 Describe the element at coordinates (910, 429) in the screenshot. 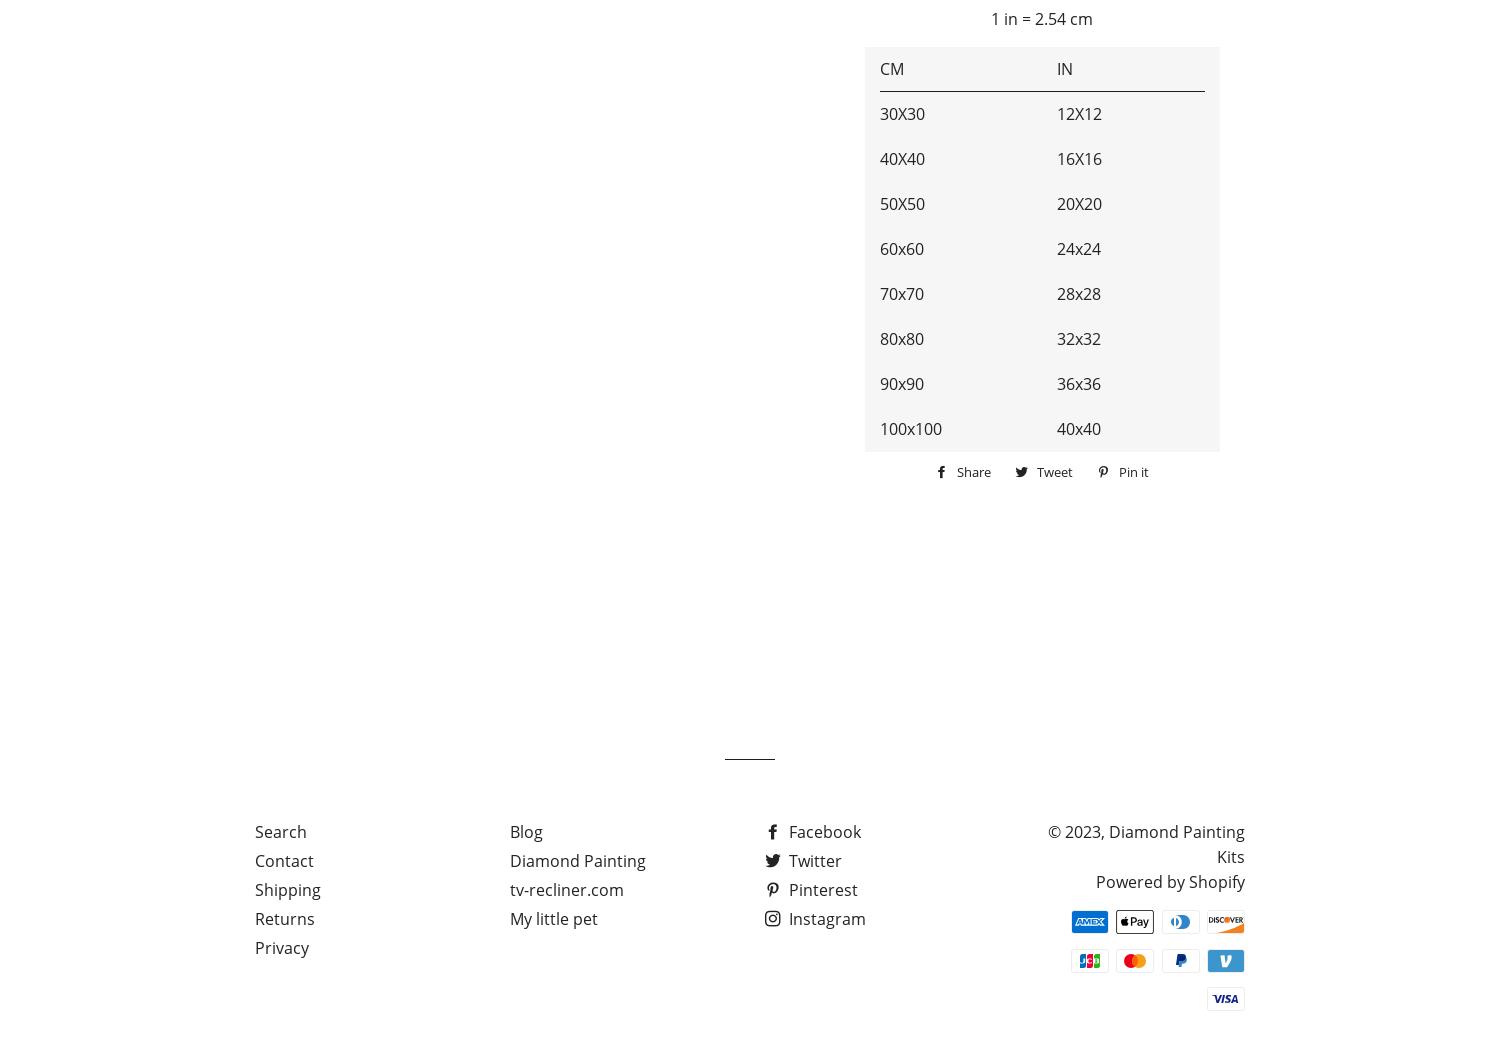

I see `'100x100'` at that location.